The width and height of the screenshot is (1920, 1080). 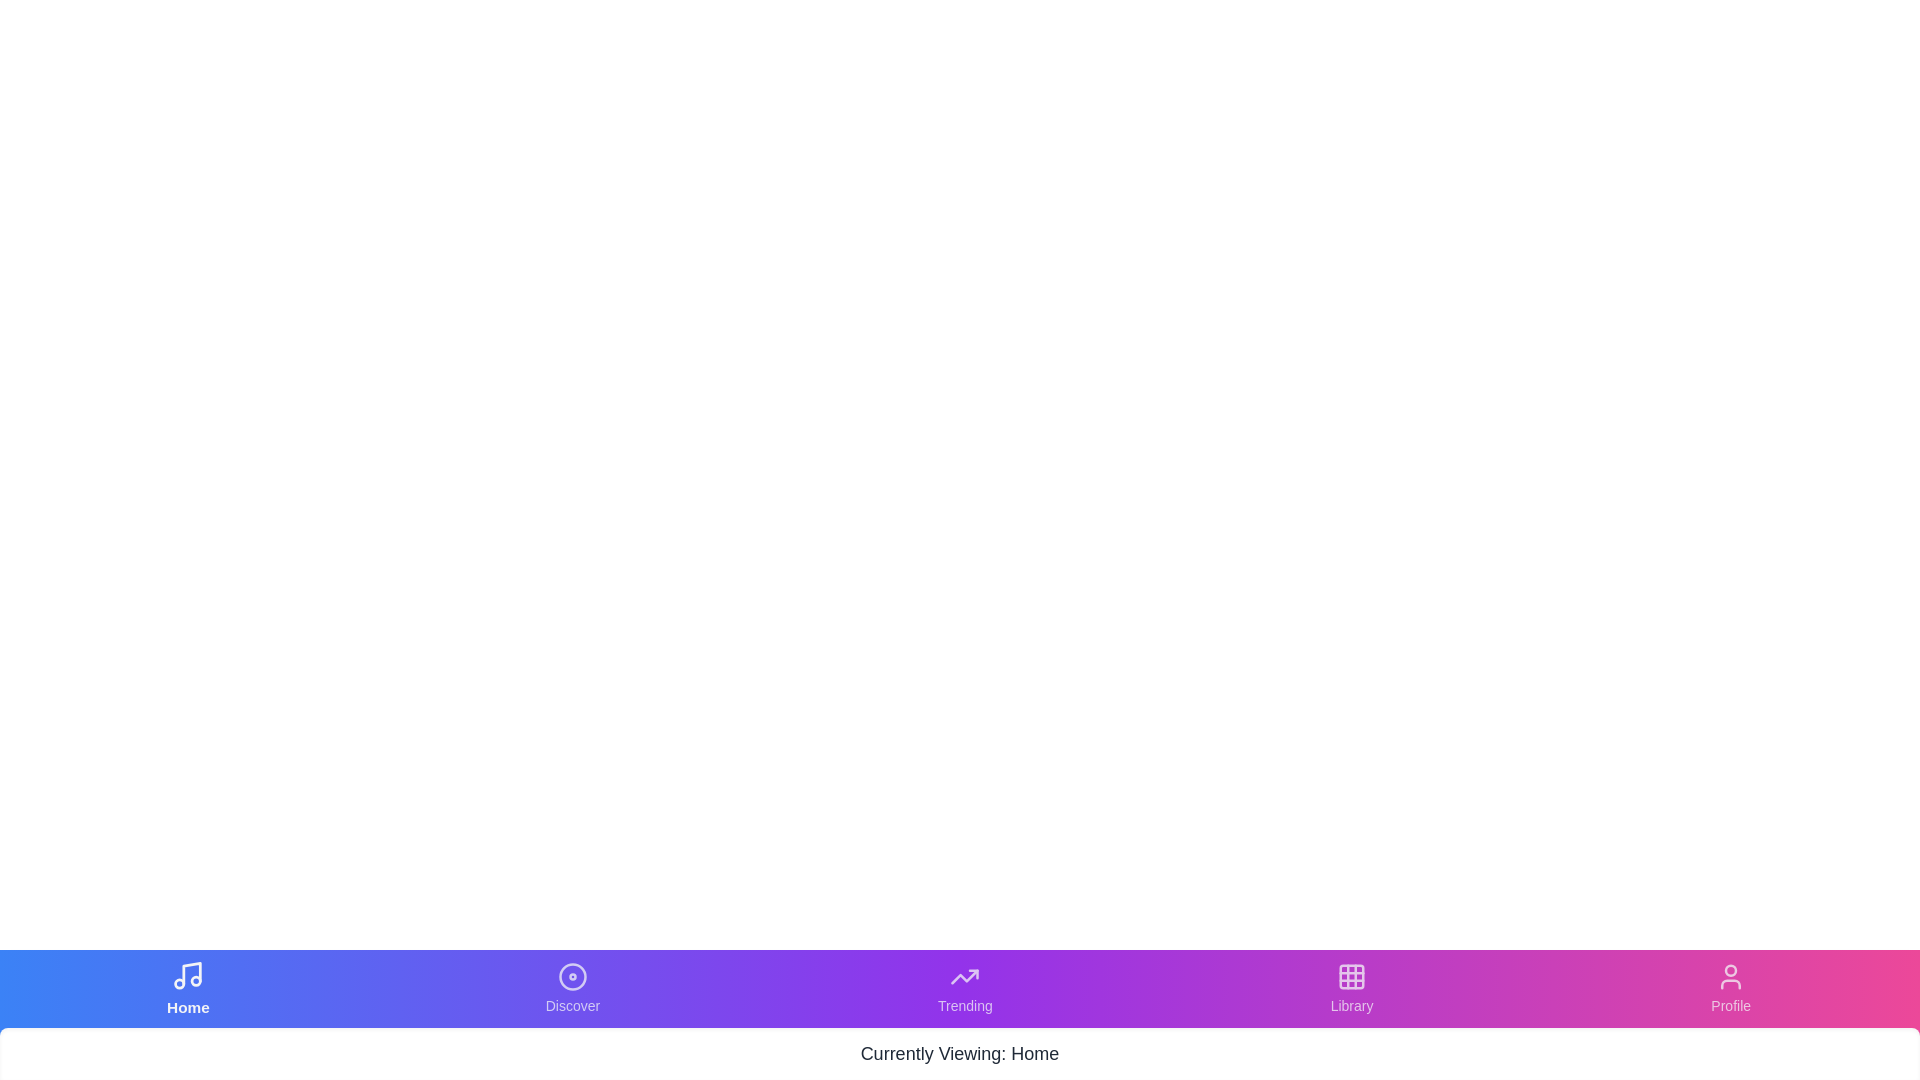 What do you see at coordinates (571, 987) in the screenshot?
I see `the Discover tab to navigate to it` at bounding box center [571, 987].